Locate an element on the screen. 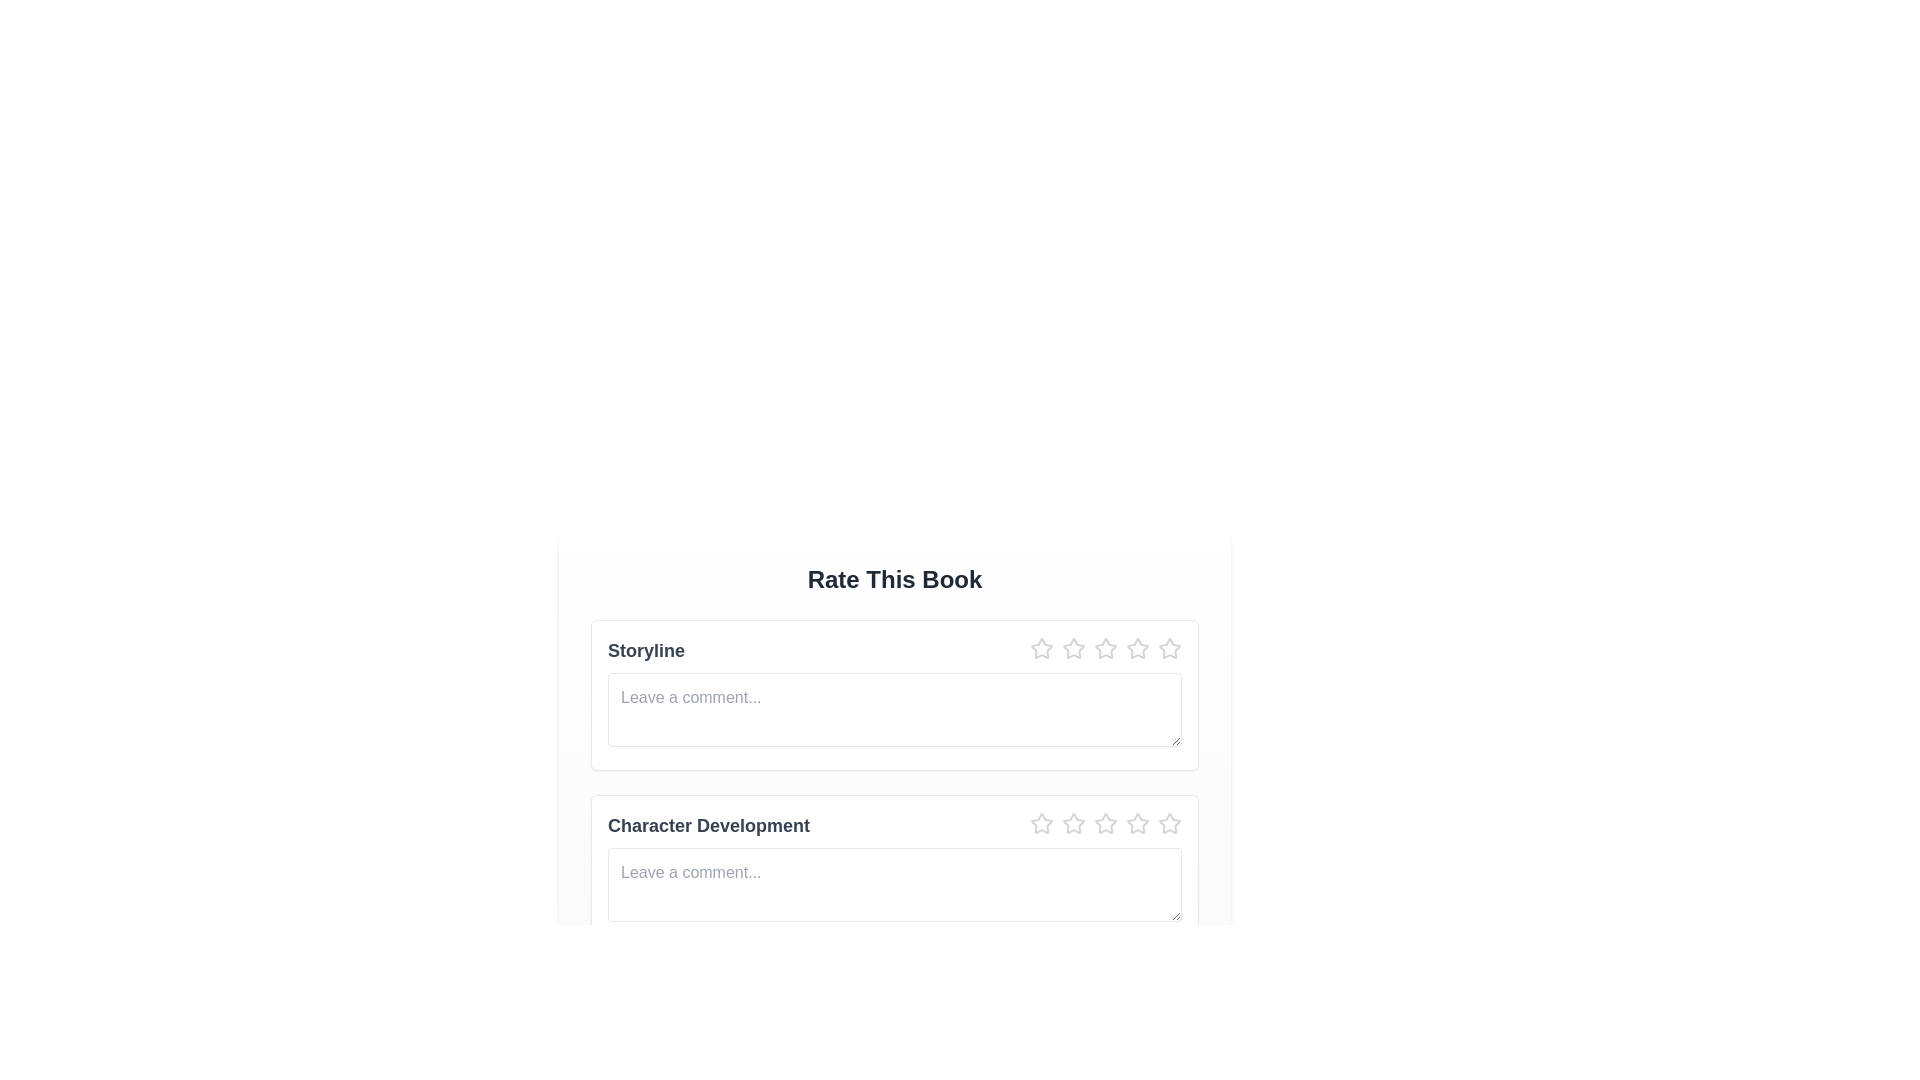 The width and height of the screenshot is (1920, 1080). the first star-shaped rating icon in the horizontal set, located above the 'Character Development' section is located at coordinates (1040, 648).